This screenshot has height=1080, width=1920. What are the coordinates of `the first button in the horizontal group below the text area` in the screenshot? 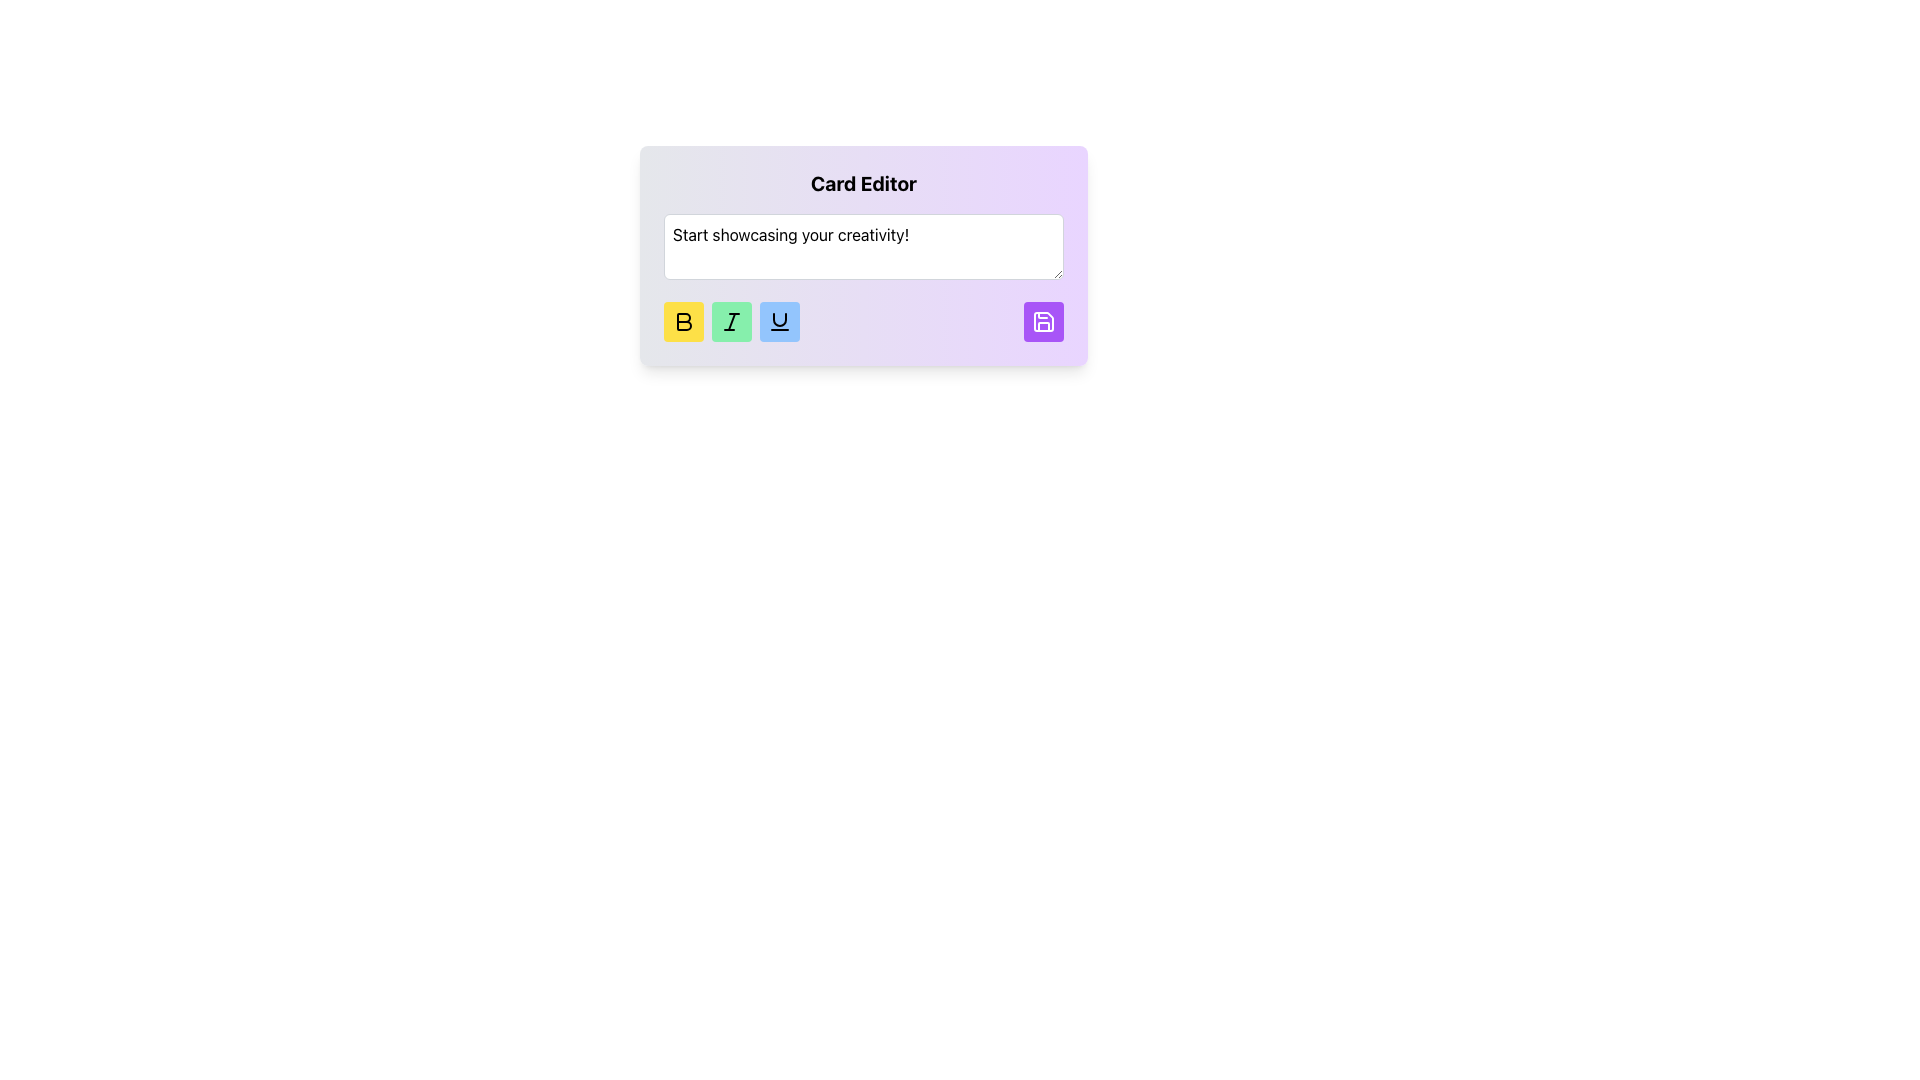 It's located at (684, 320).